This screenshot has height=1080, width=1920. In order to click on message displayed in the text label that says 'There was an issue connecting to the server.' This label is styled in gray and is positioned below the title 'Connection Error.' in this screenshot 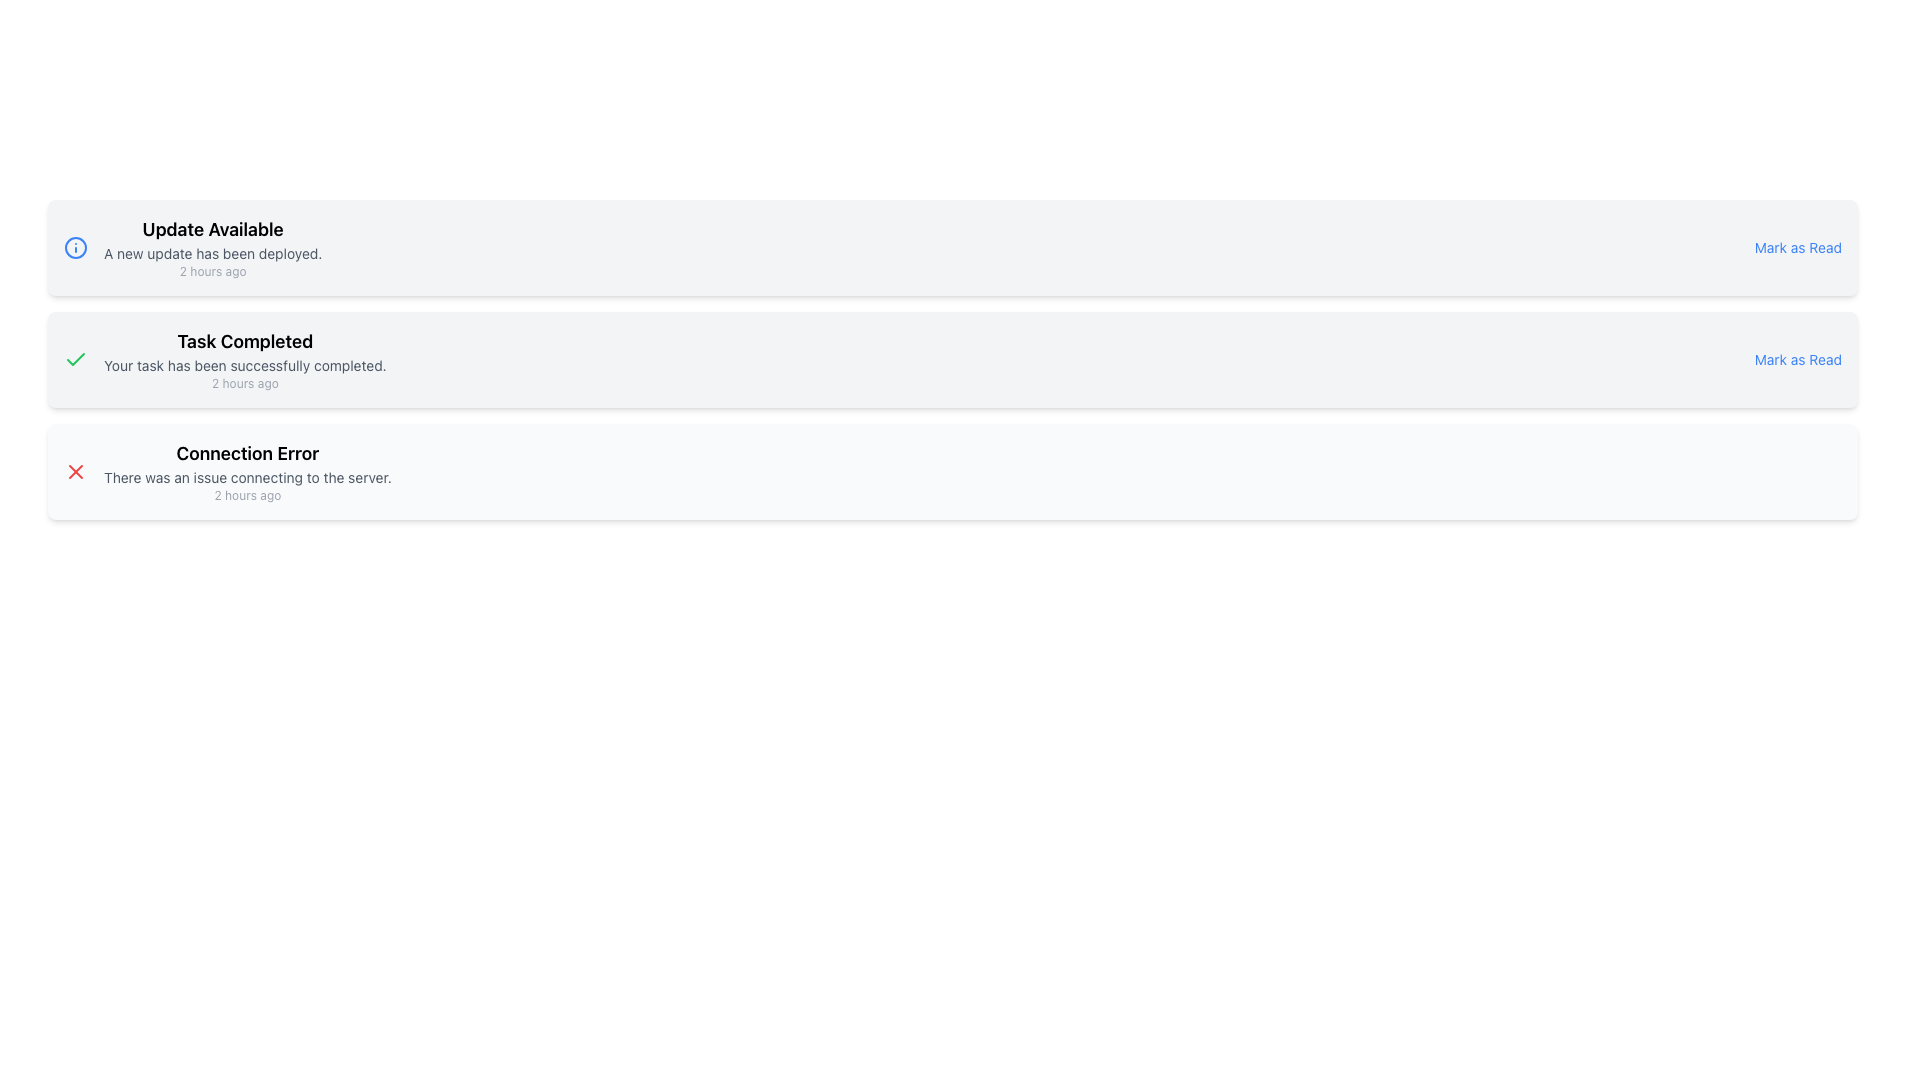, I will do `click(246, 478)`.